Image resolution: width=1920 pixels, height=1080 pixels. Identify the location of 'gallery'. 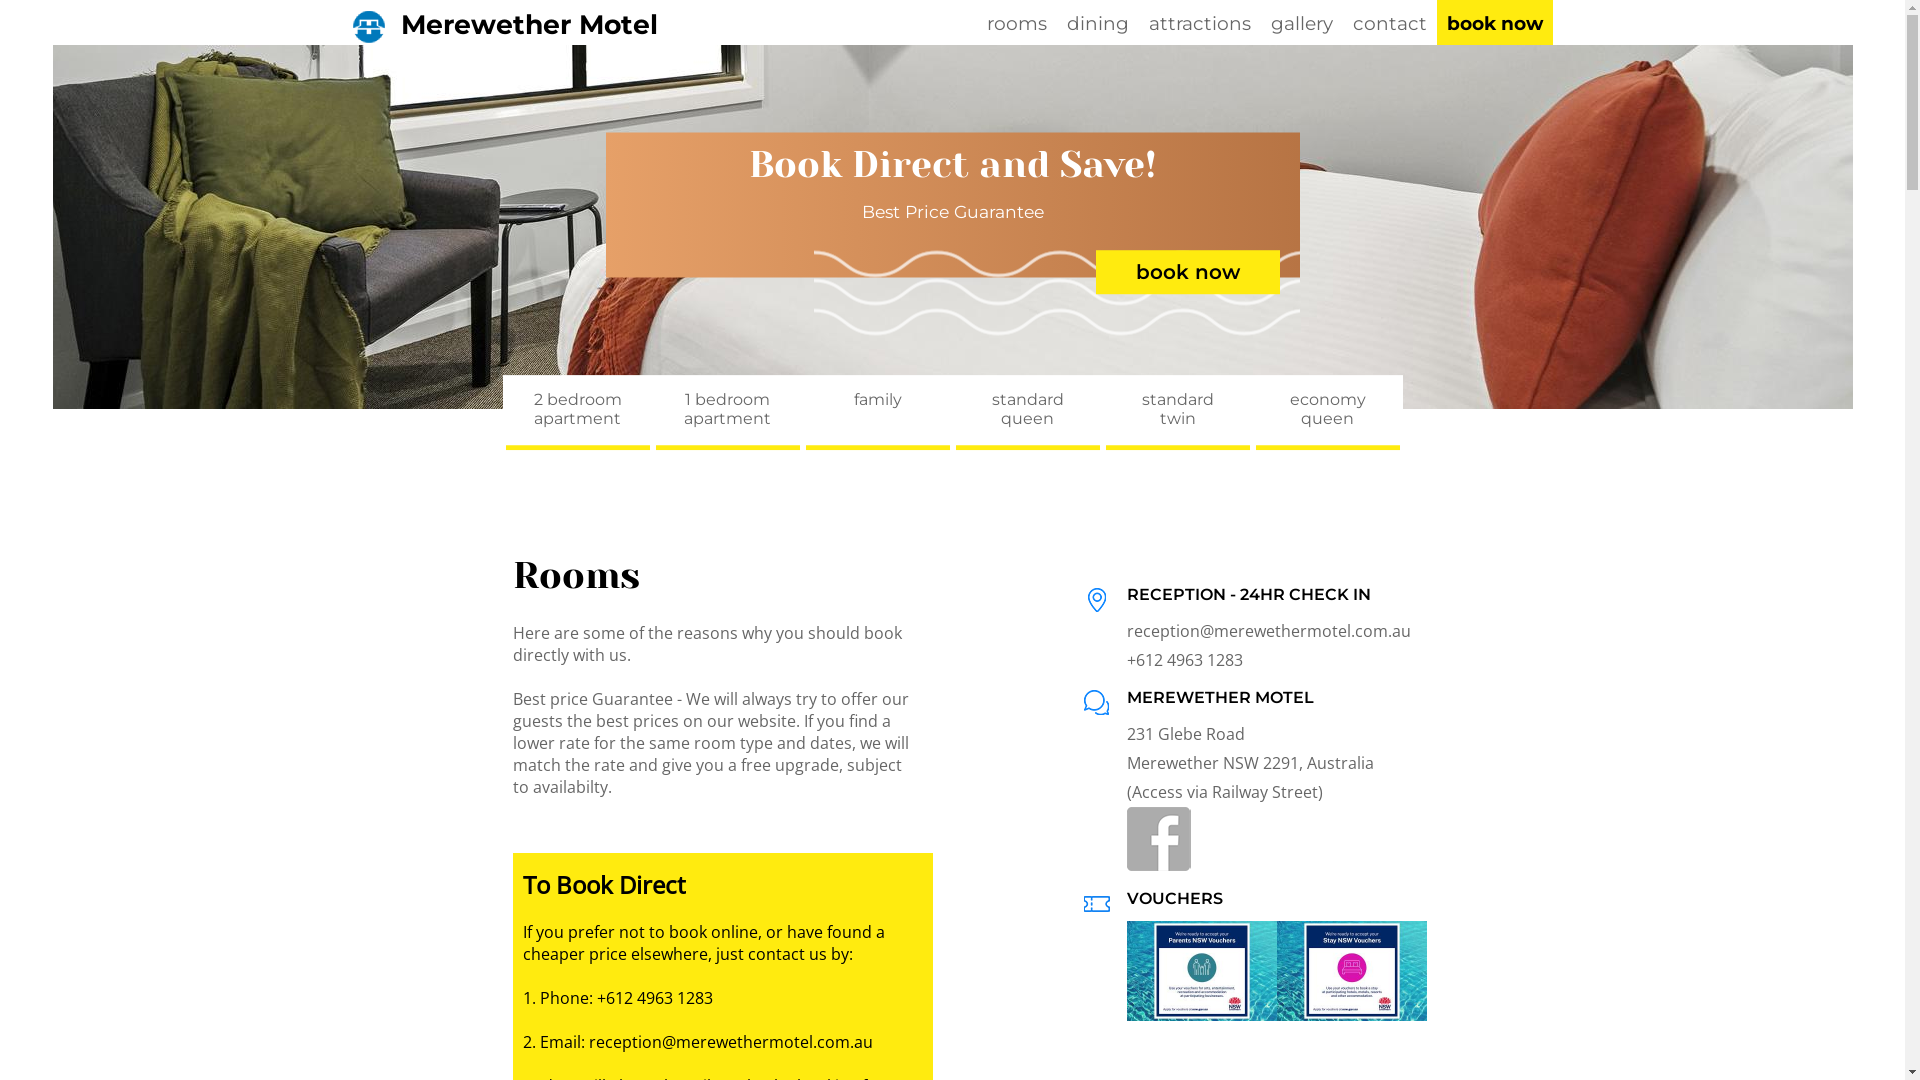
(1300, 23).